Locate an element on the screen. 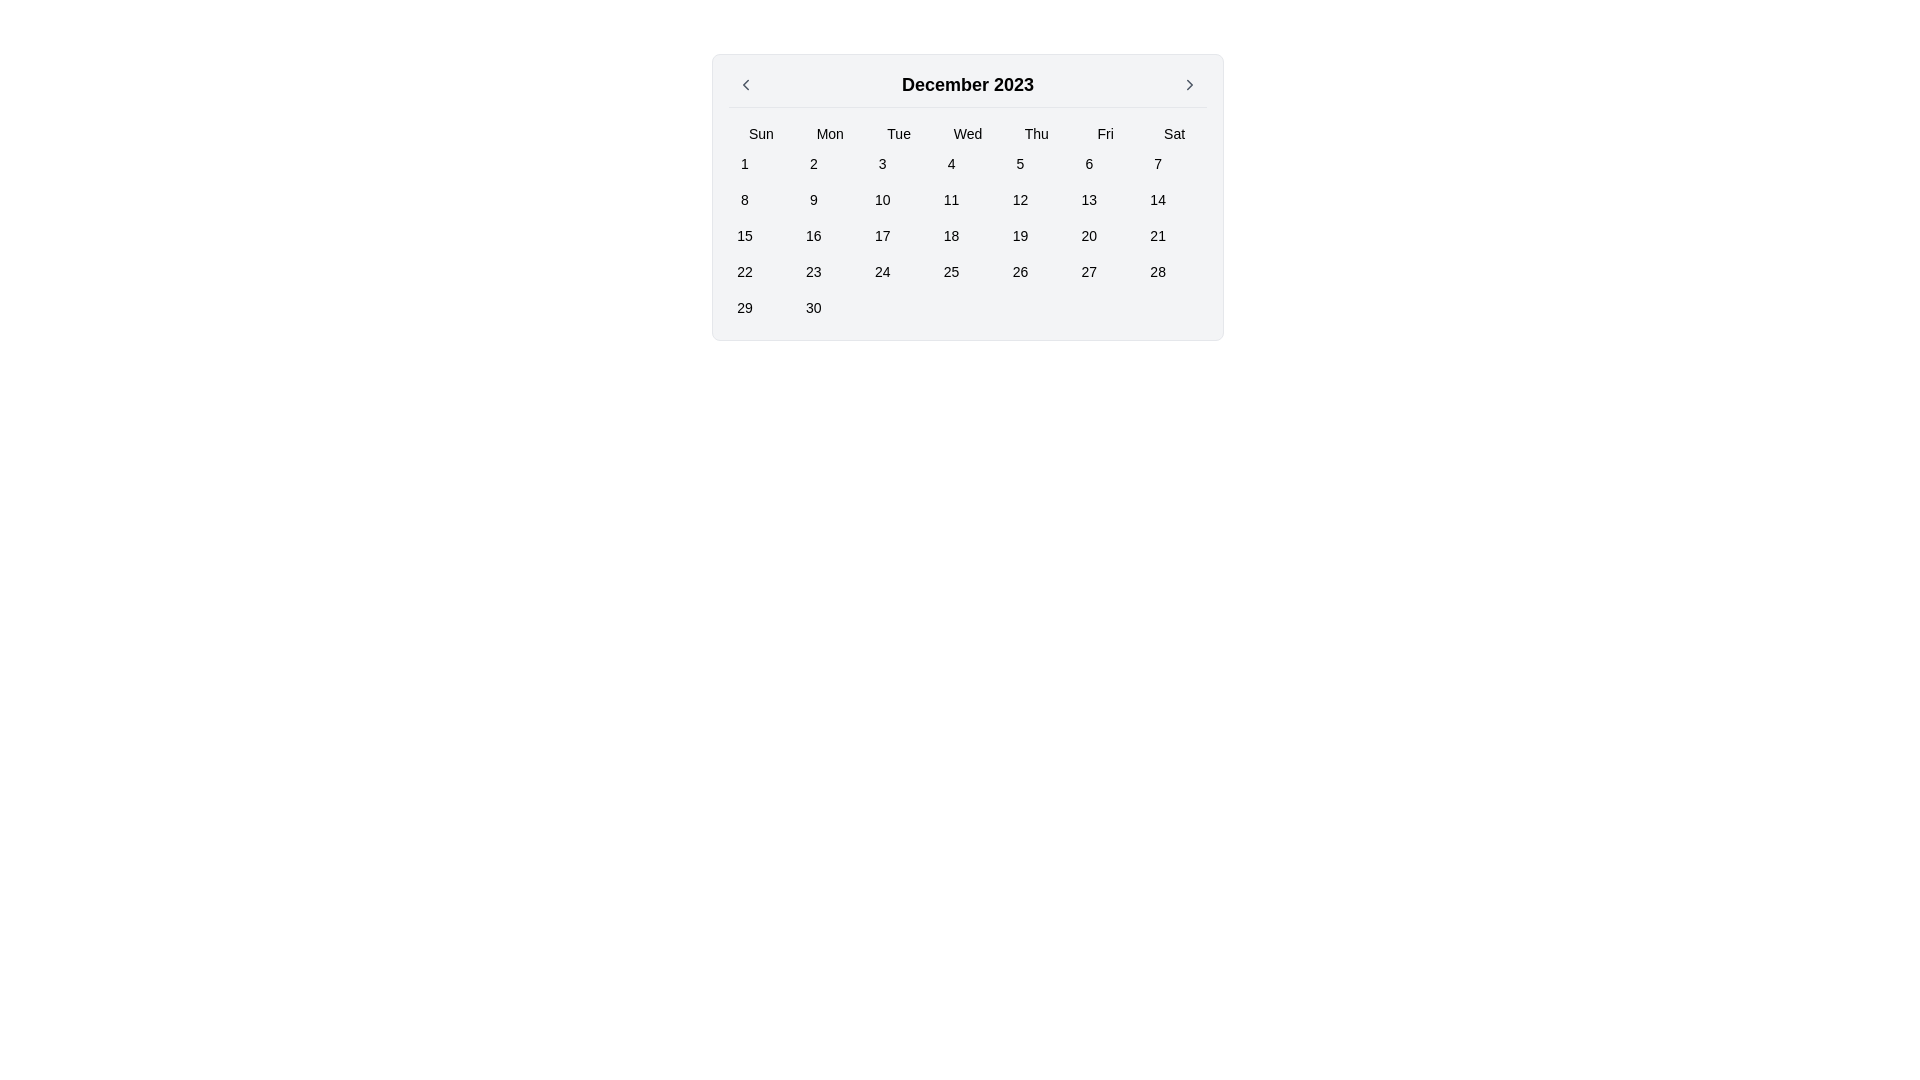 The height and width of the screenshot is (1080, 1920). the button representing the 5th day of the month in the calendar interface is located at coordinates (1020, 163).